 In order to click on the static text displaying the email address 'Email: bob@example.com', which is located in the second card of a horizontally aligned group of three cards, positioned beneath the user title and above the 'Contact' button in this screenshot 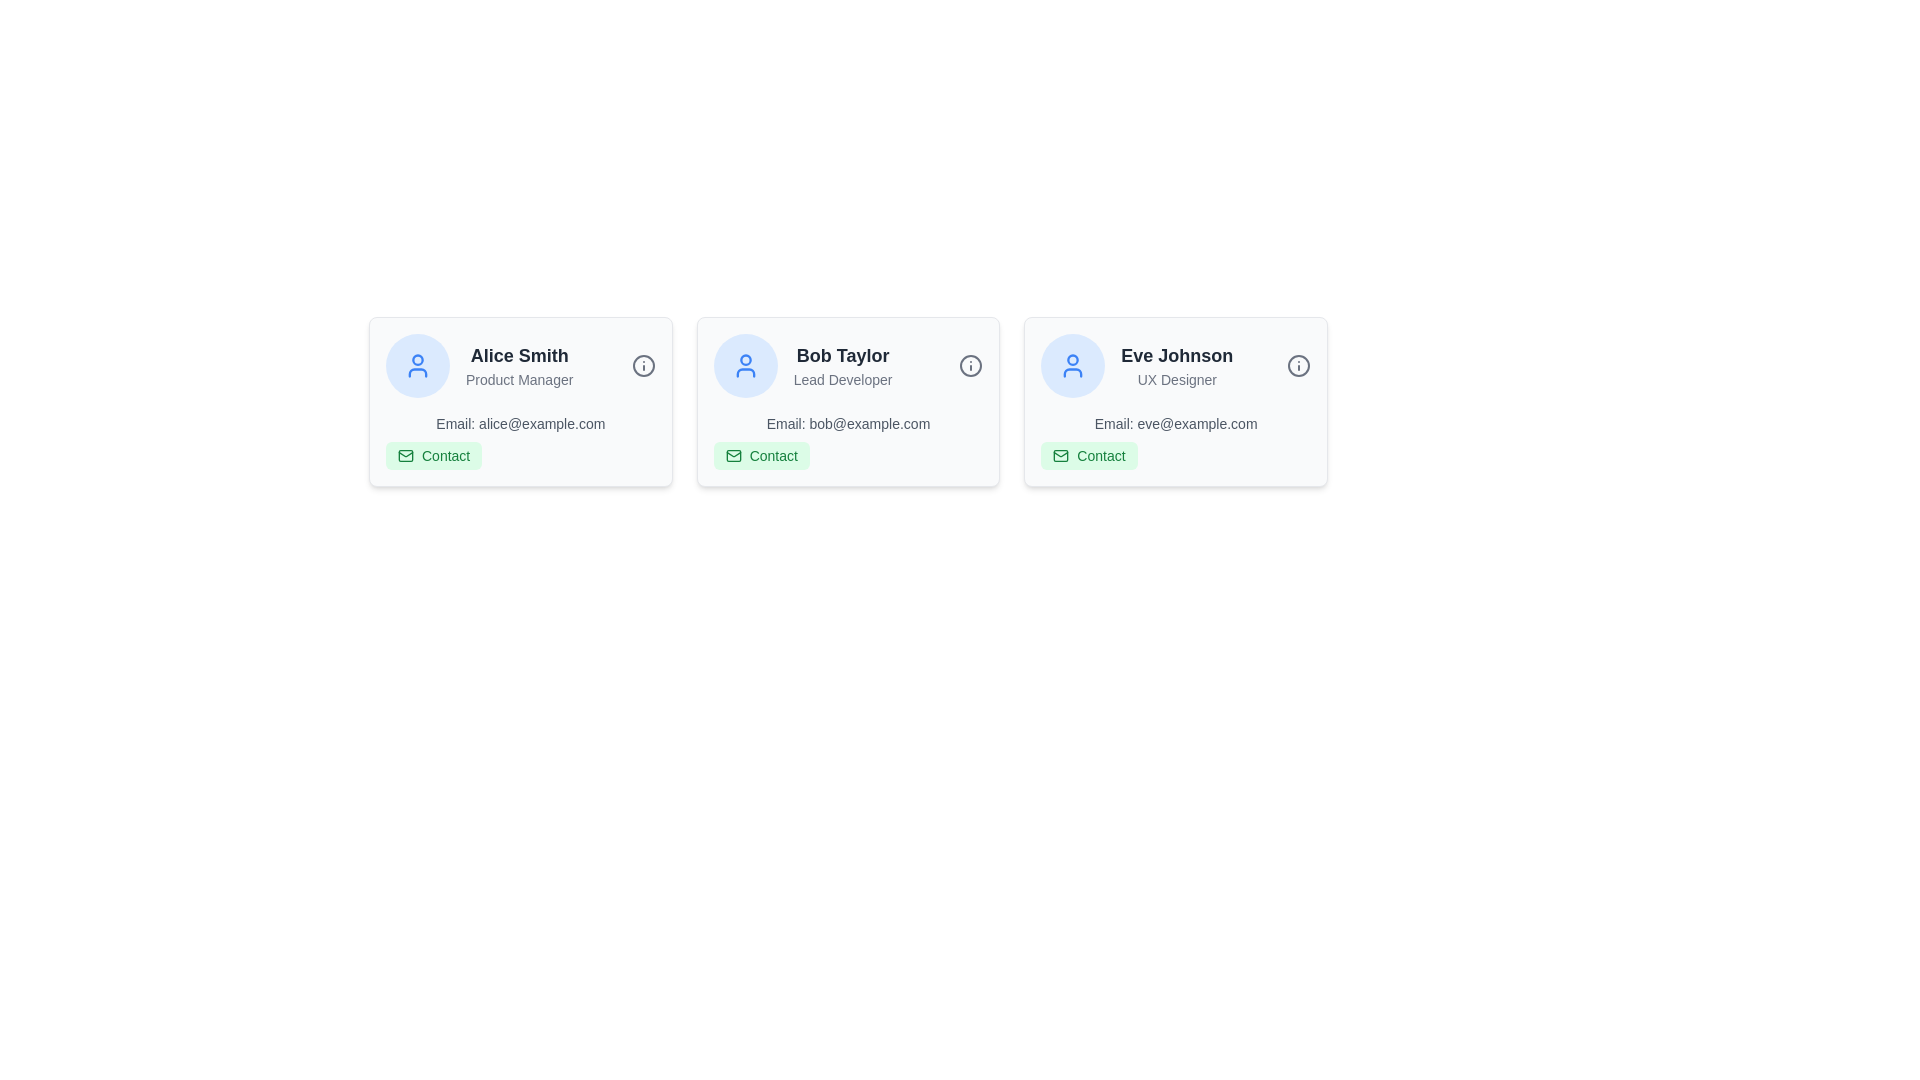, I will do `click(848, 423)`.